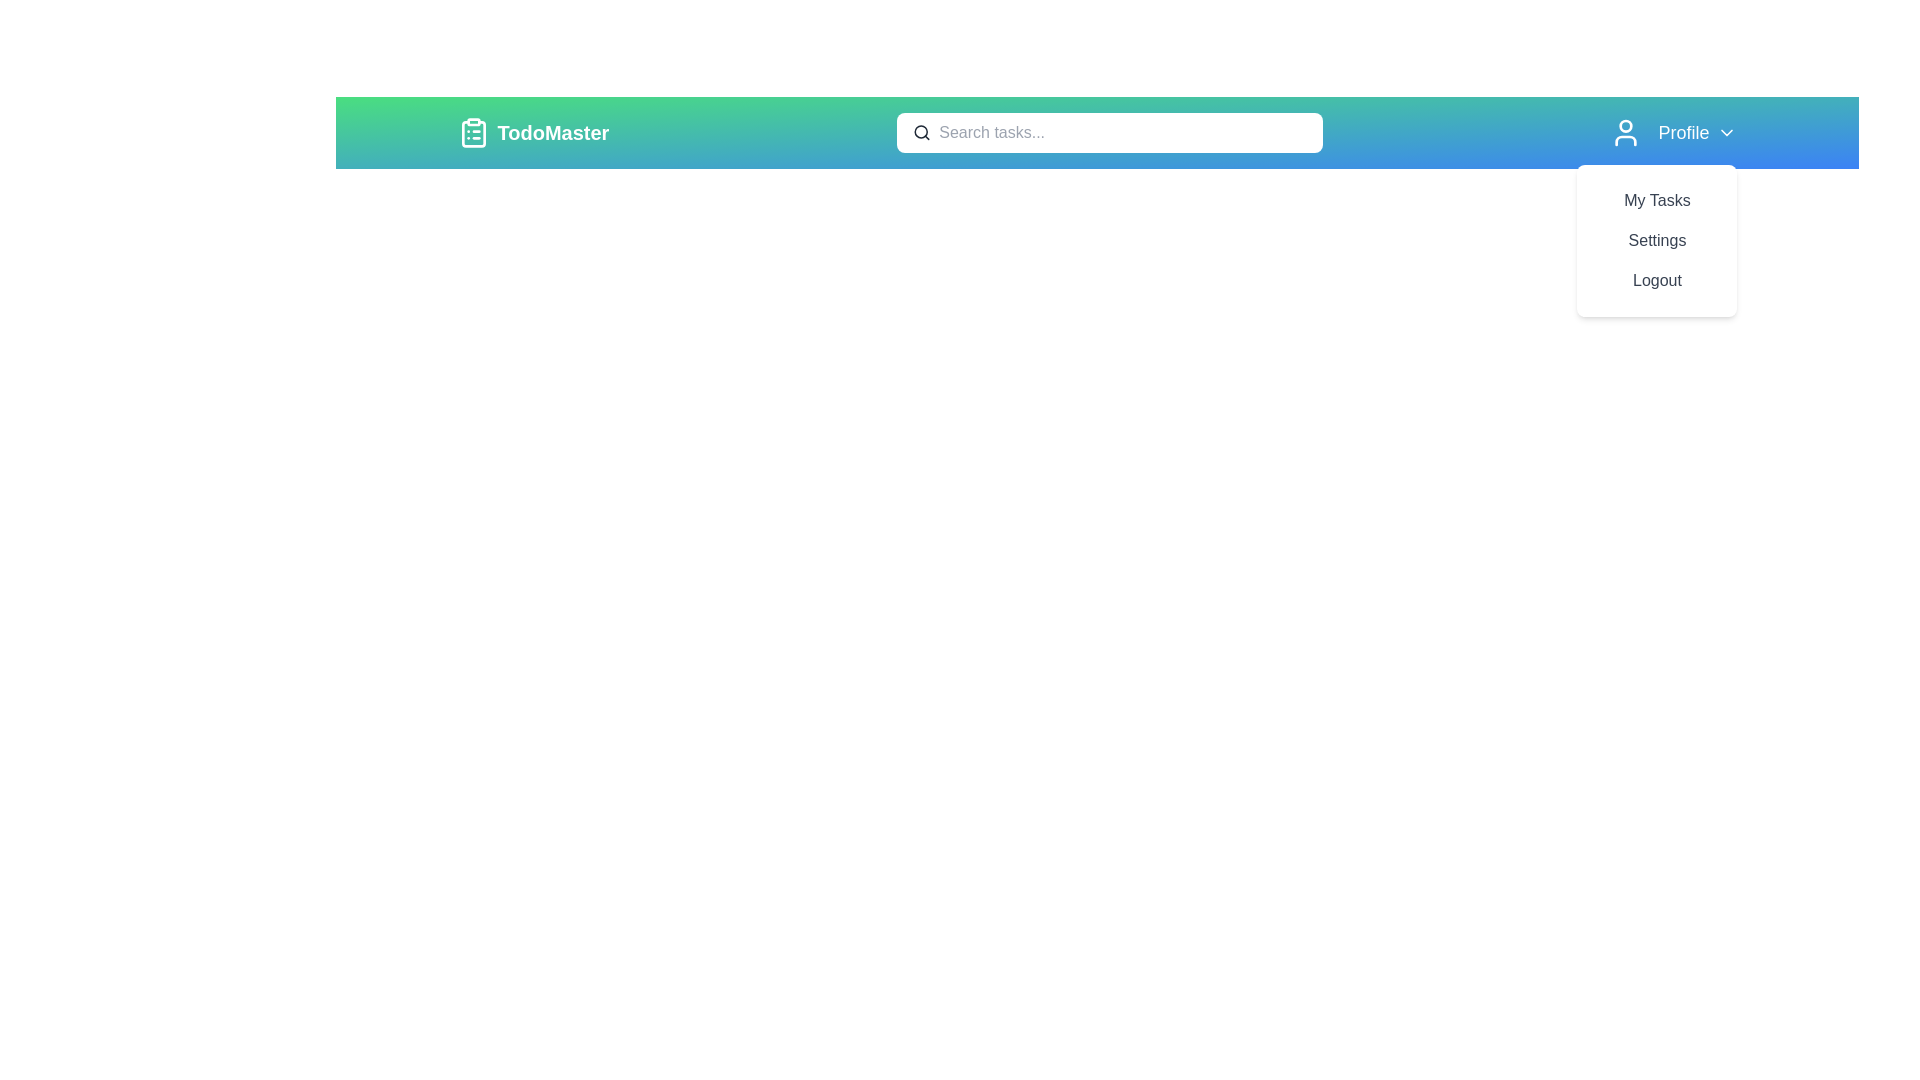  I want to click on the leftmost icon in the header bar of the application, which serves as the visual logo for 'TodoMaster', so click(472, 132).